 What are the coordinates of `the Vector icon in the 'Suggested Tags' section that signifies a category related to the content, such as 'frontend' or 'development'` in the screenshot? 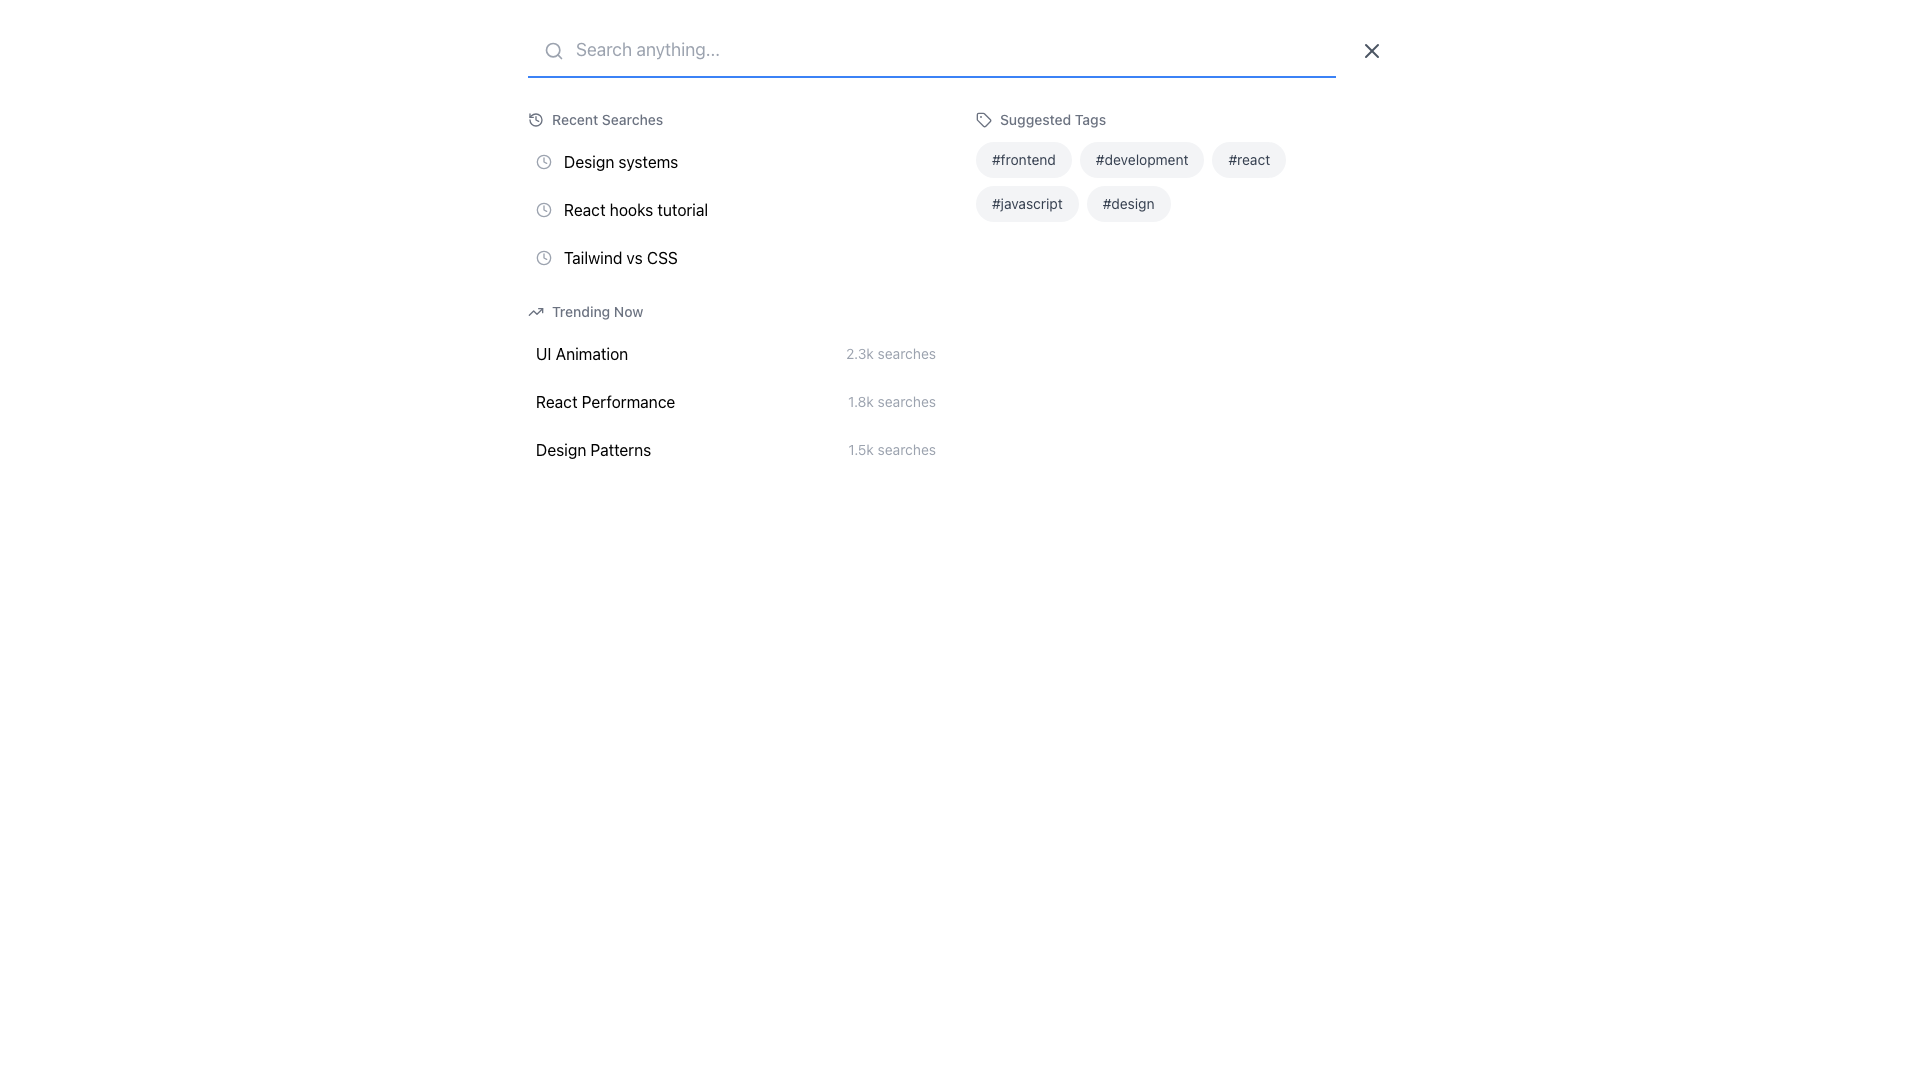 It's located at (983, 119).